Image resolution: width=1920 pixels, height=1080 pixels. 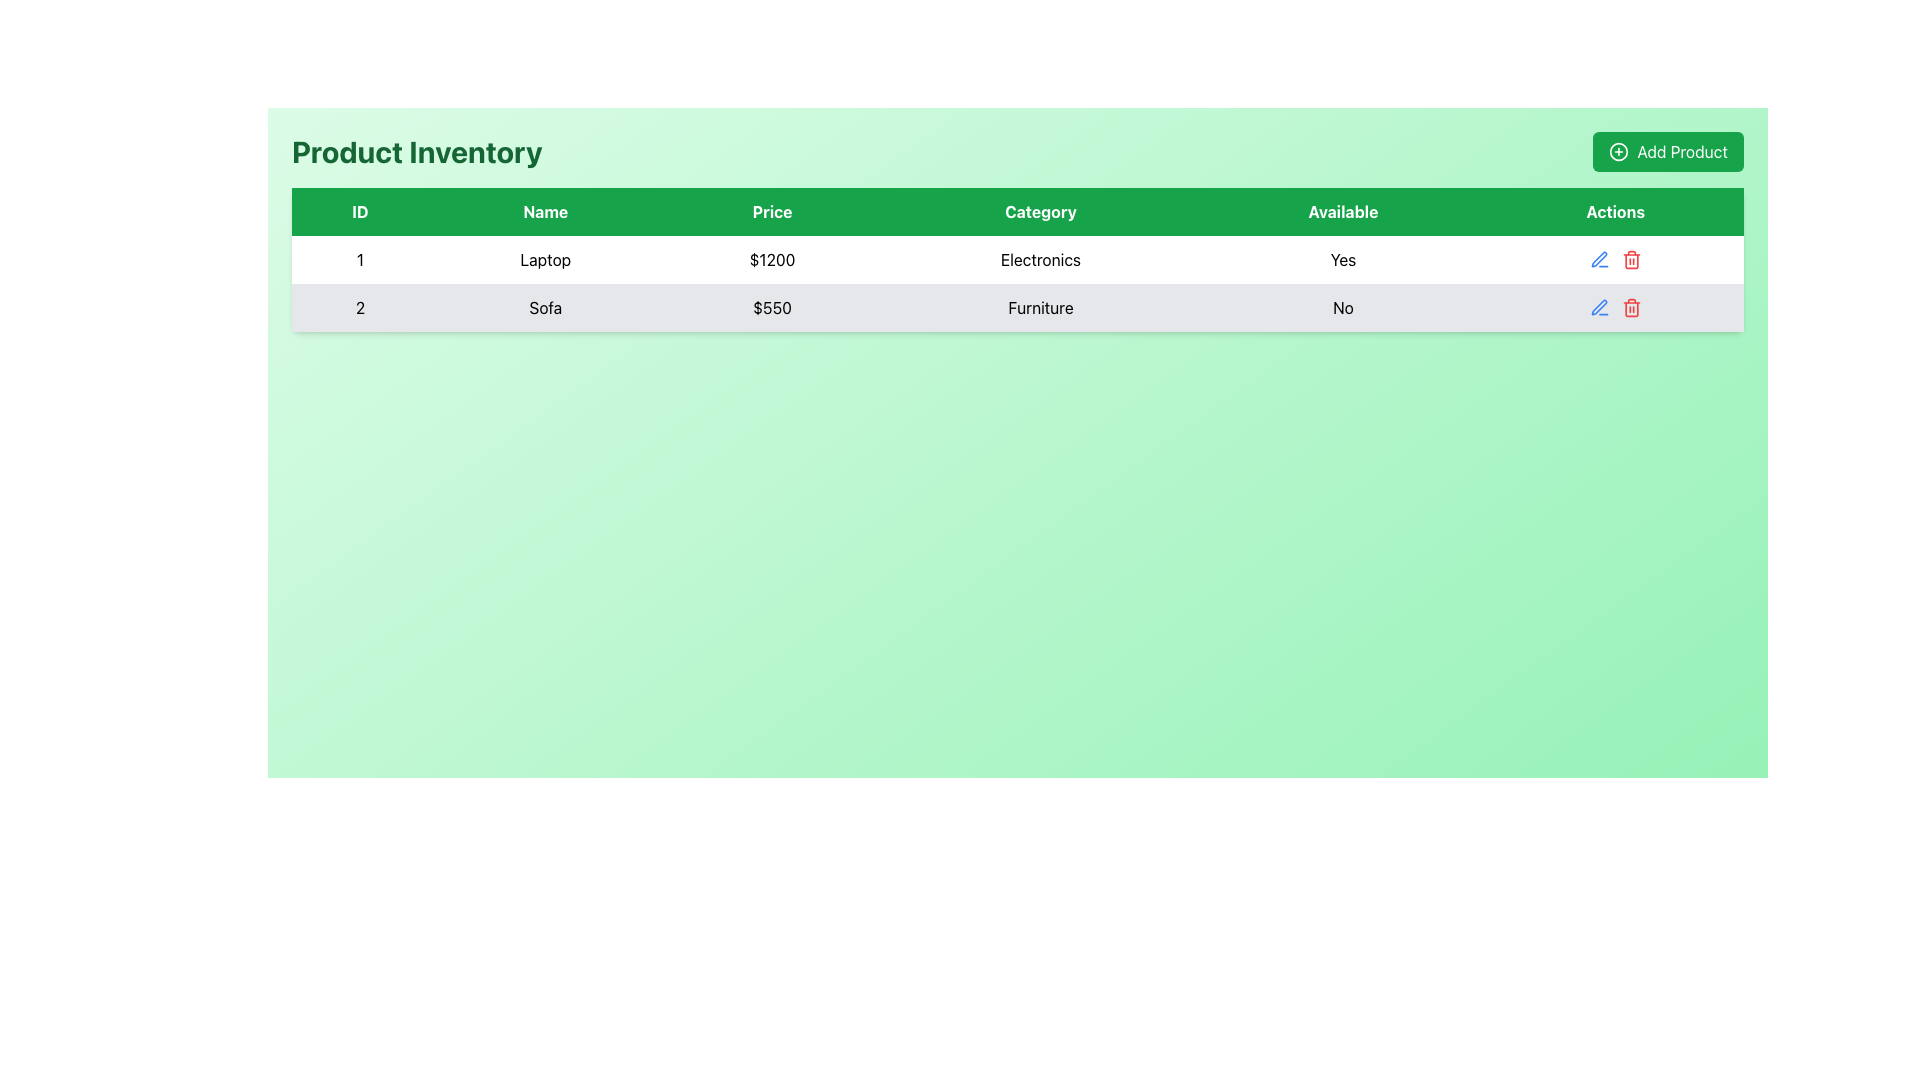 I want to click on the edit icon button located in the 'Actions' column of the second row in the table layout, so click(x=1597, y=258).